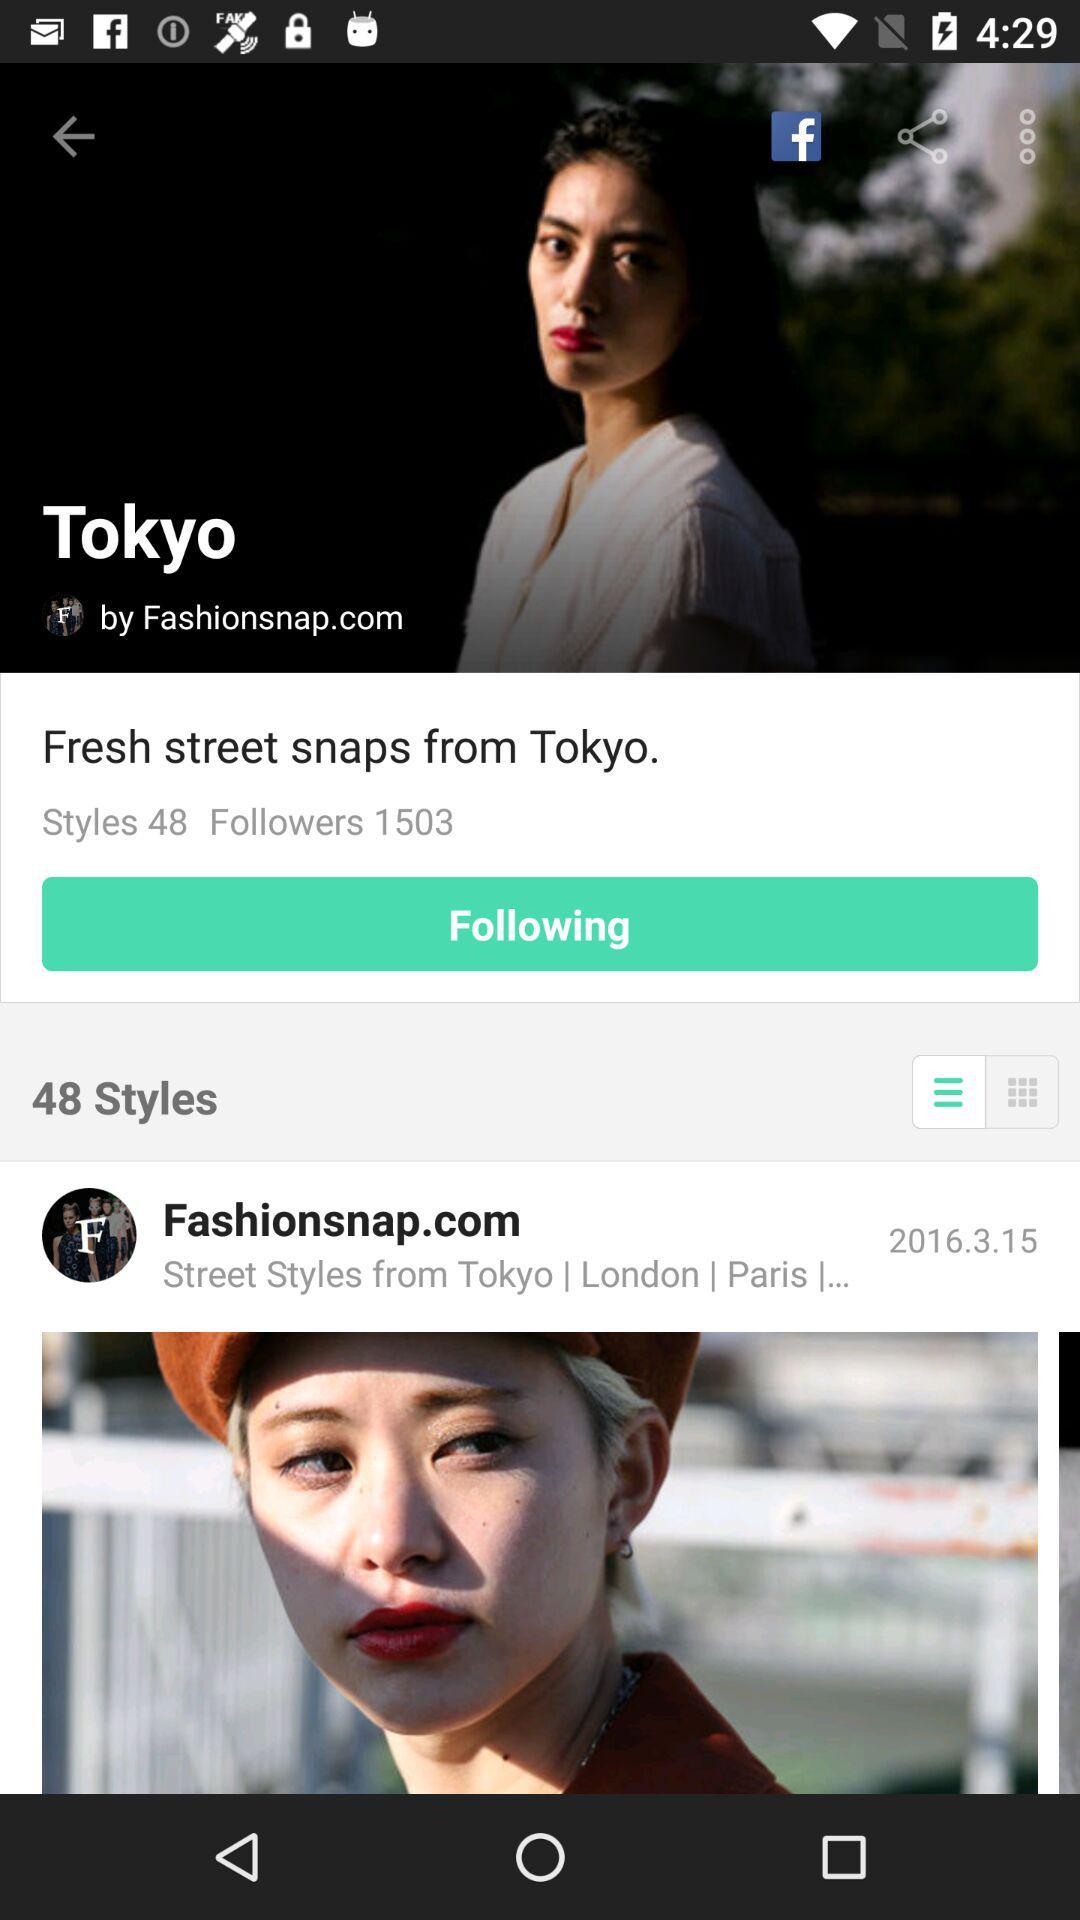 The image size is (1080, 1920). I want to click on menu, so click(1022, 1090).